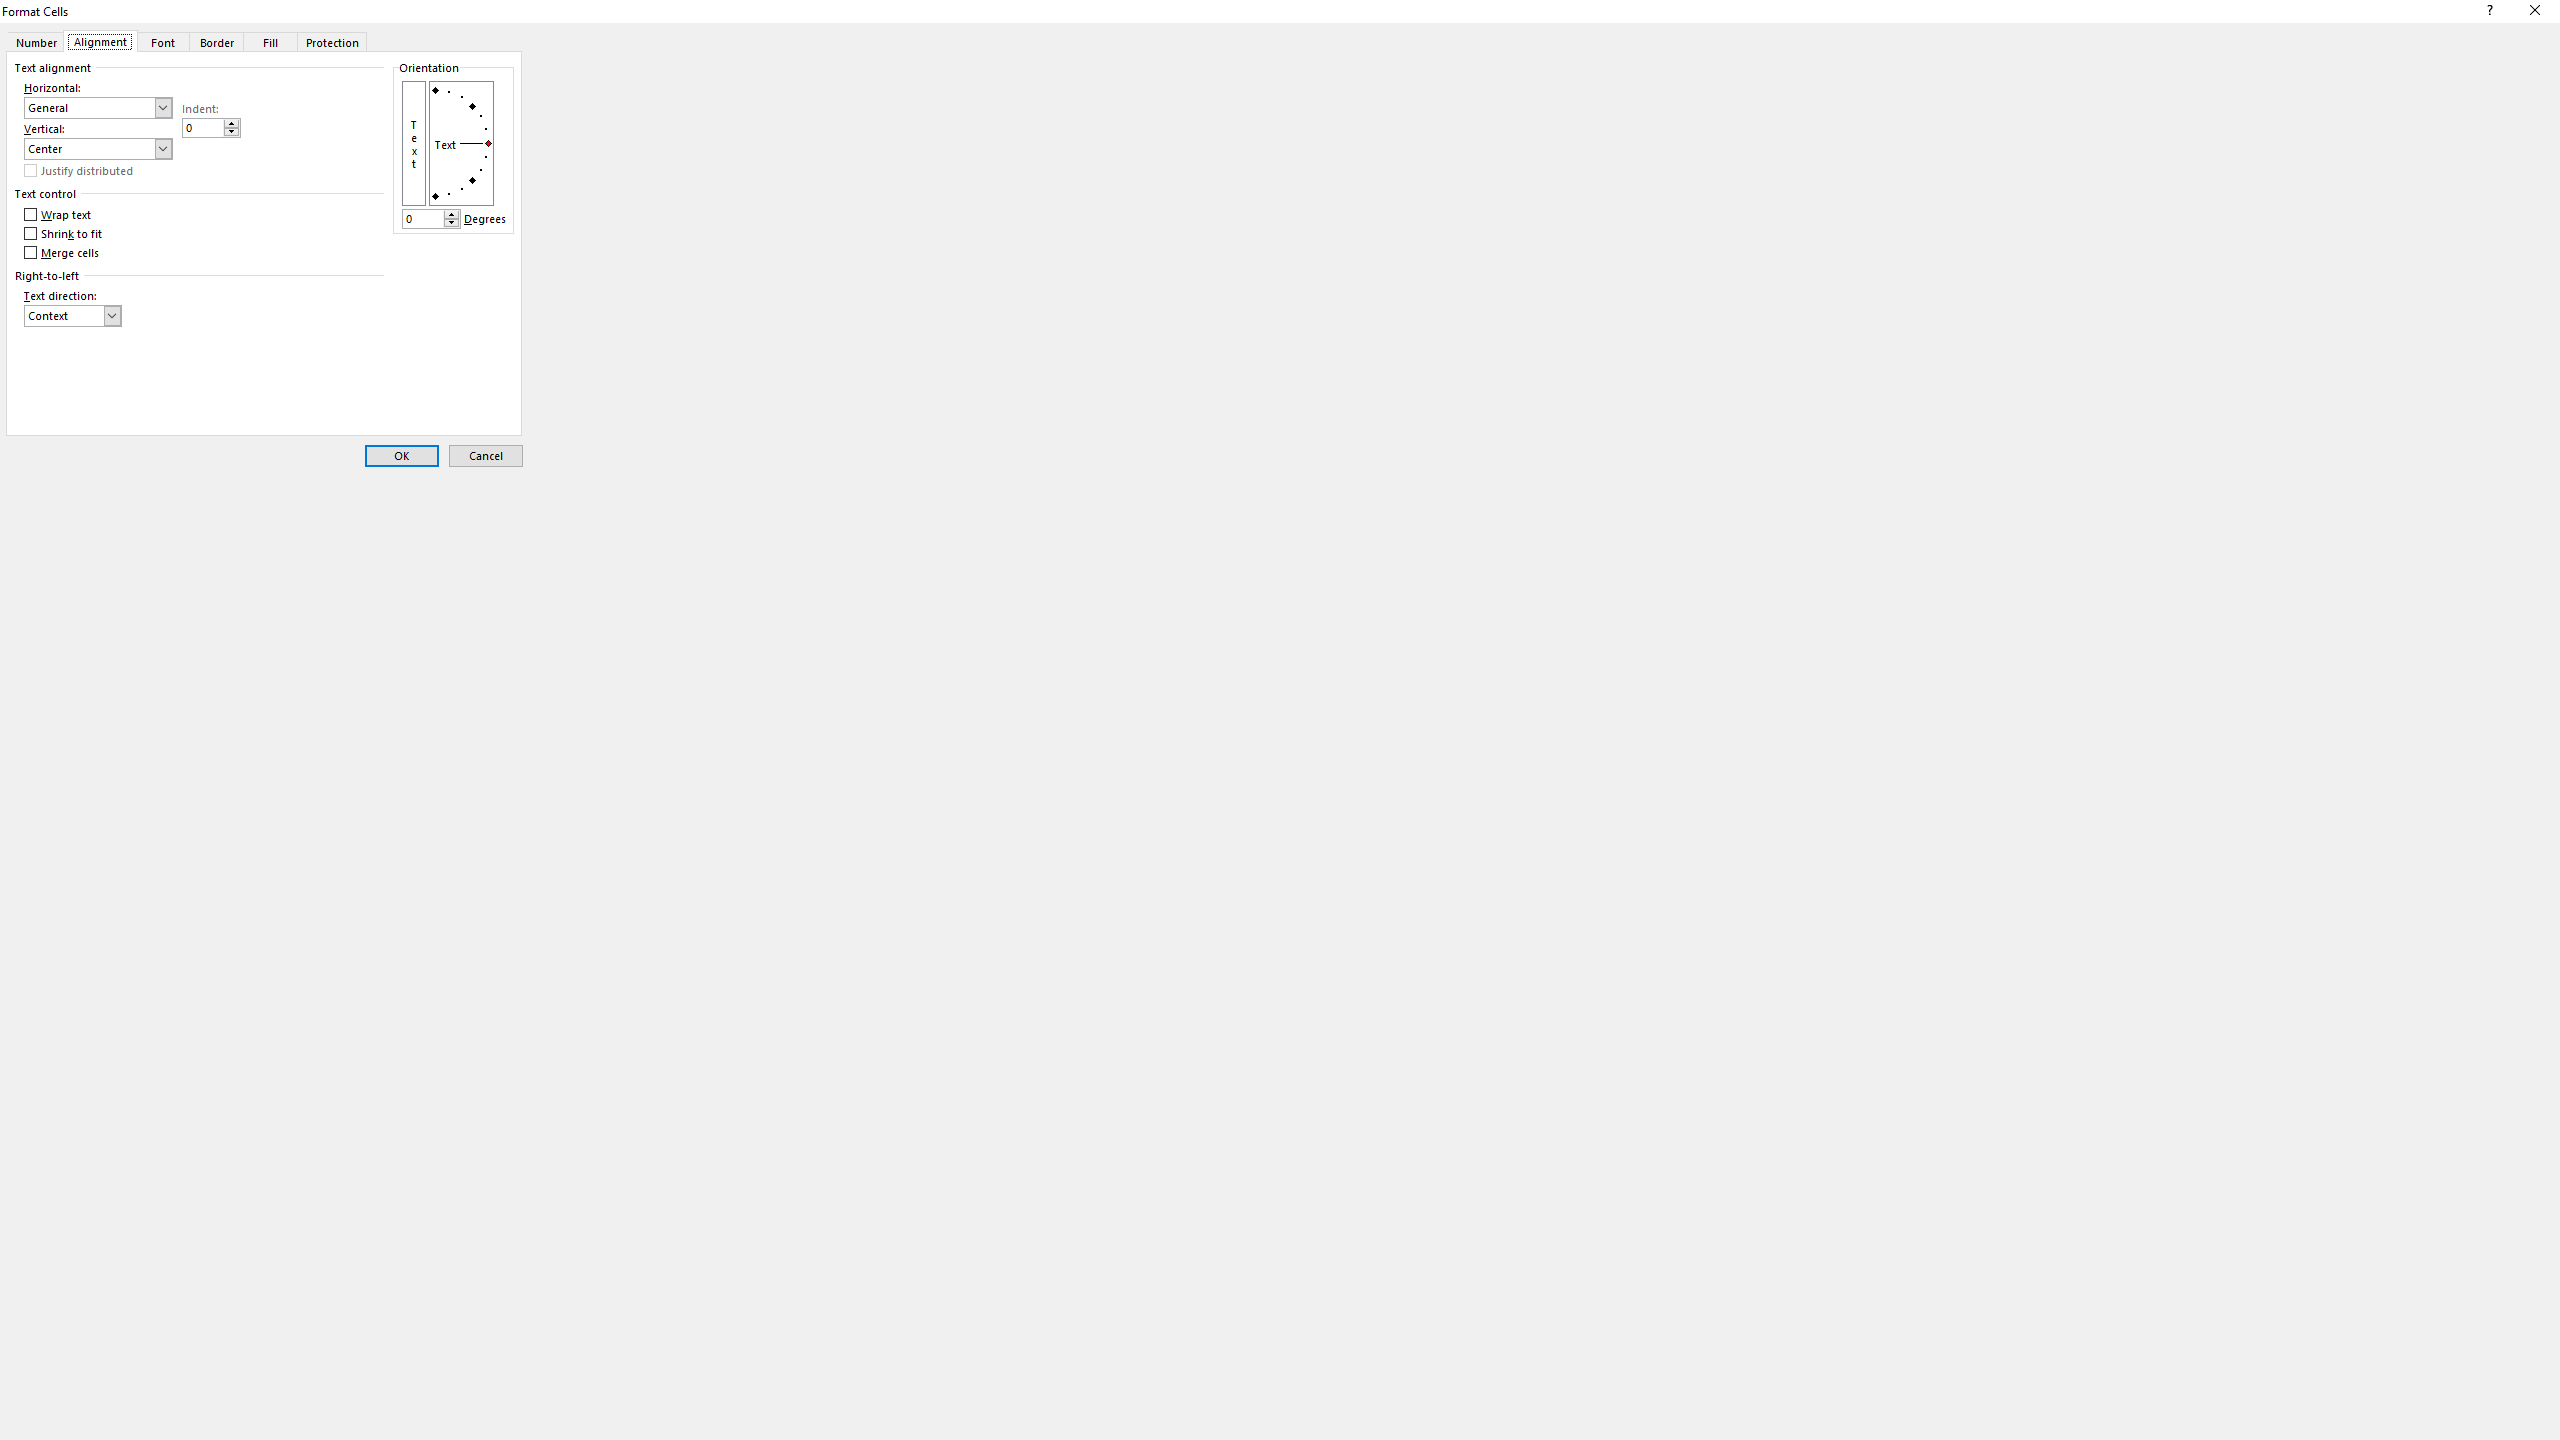 Image resolution: width=2560 pixels, height=1440 pixels. Describe the element at coordinates (211, 127) in the screenshot. I see `'Indent:'` at that location.